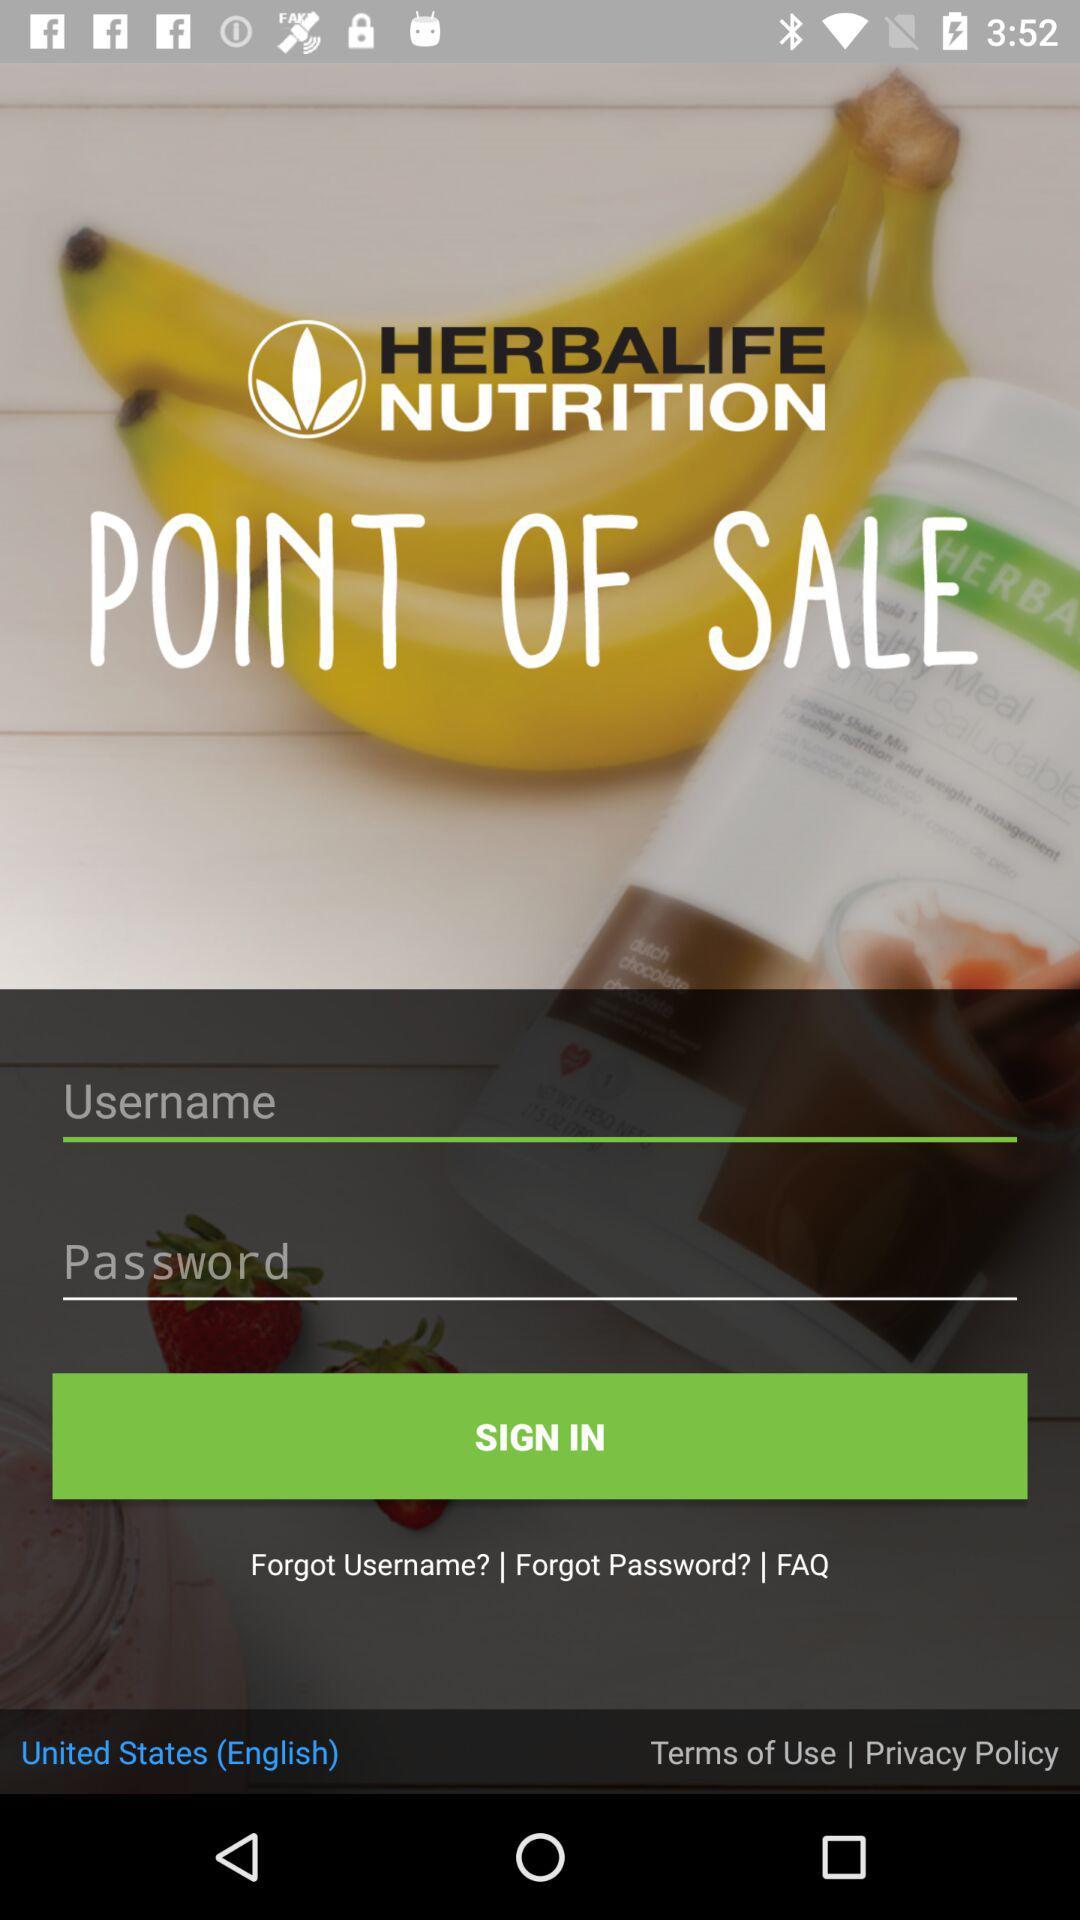 Image resolution: width=1080 pixels, height=1920 pixels. Describe the element at coordinates (801, 1562) in the screenshot. I see `faq icon` at that location.